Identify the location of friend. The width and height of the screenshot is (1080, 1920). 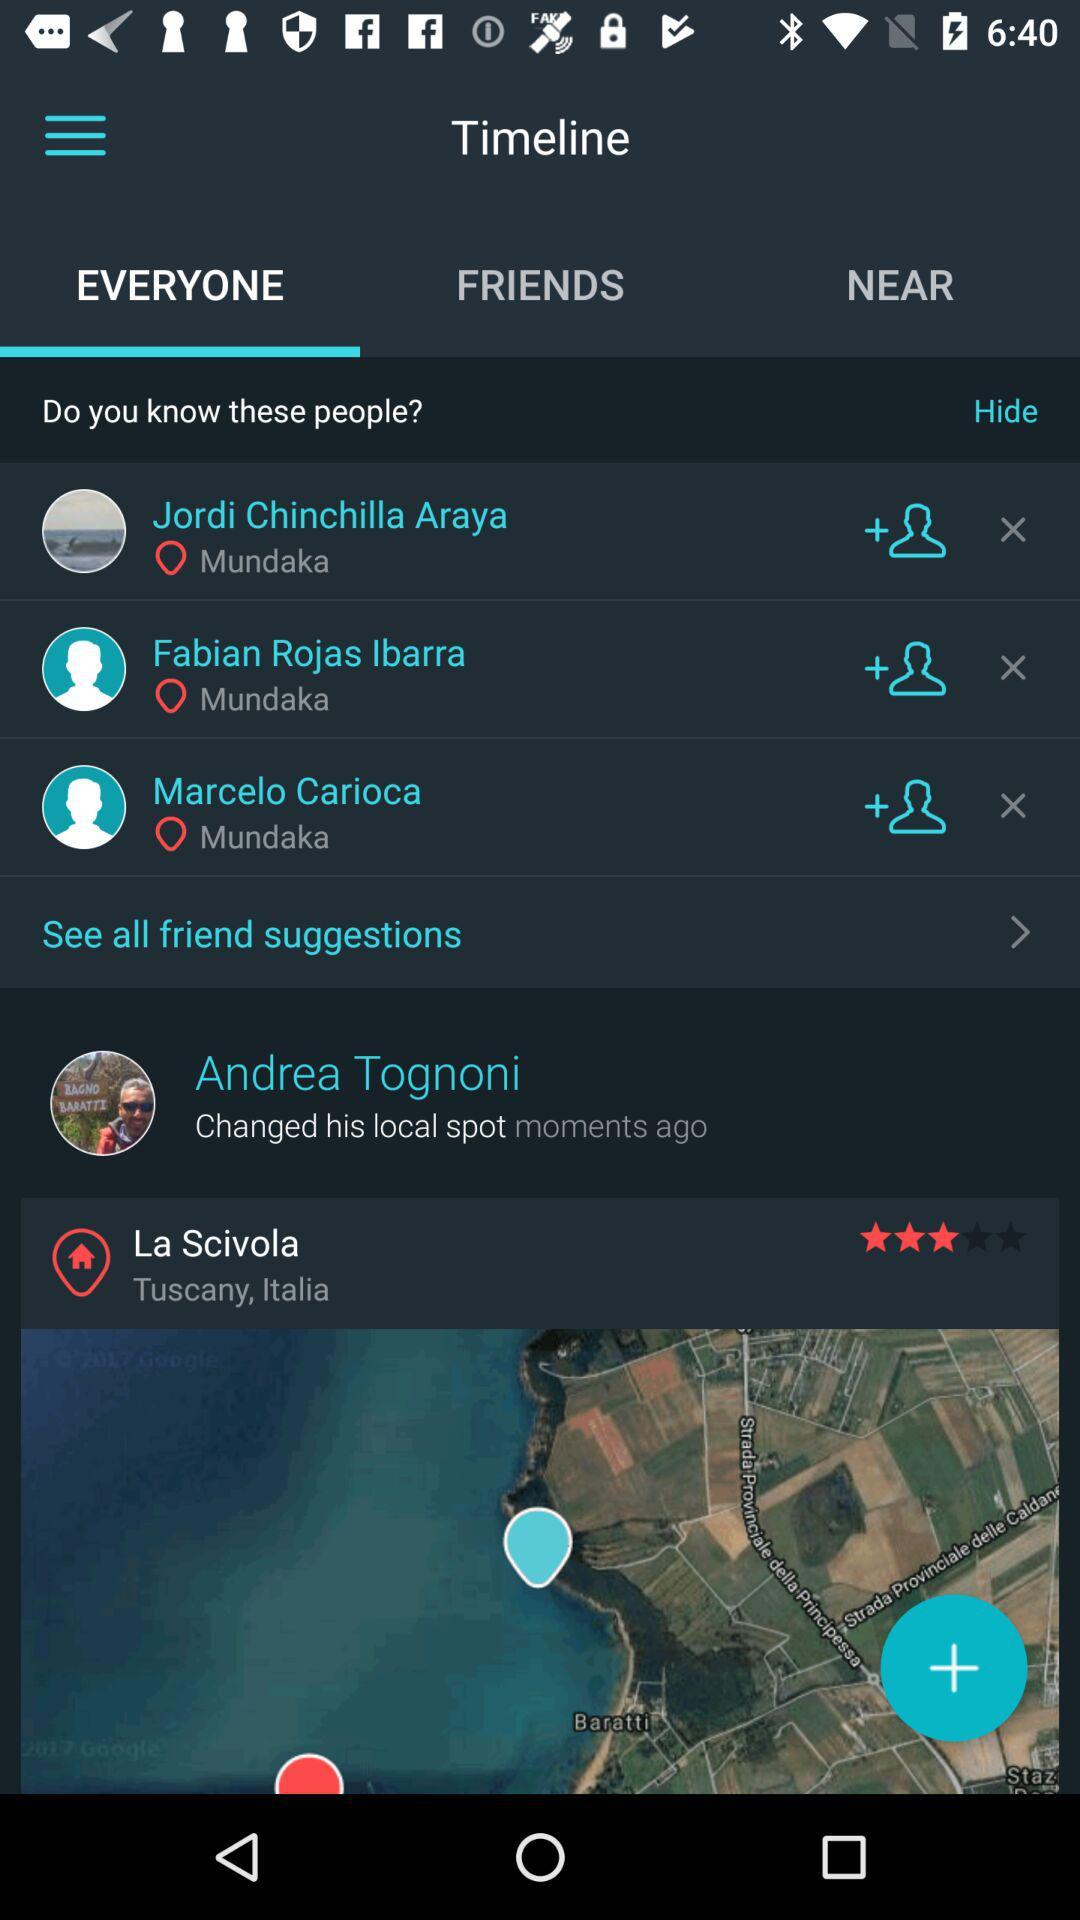
(905, 529).